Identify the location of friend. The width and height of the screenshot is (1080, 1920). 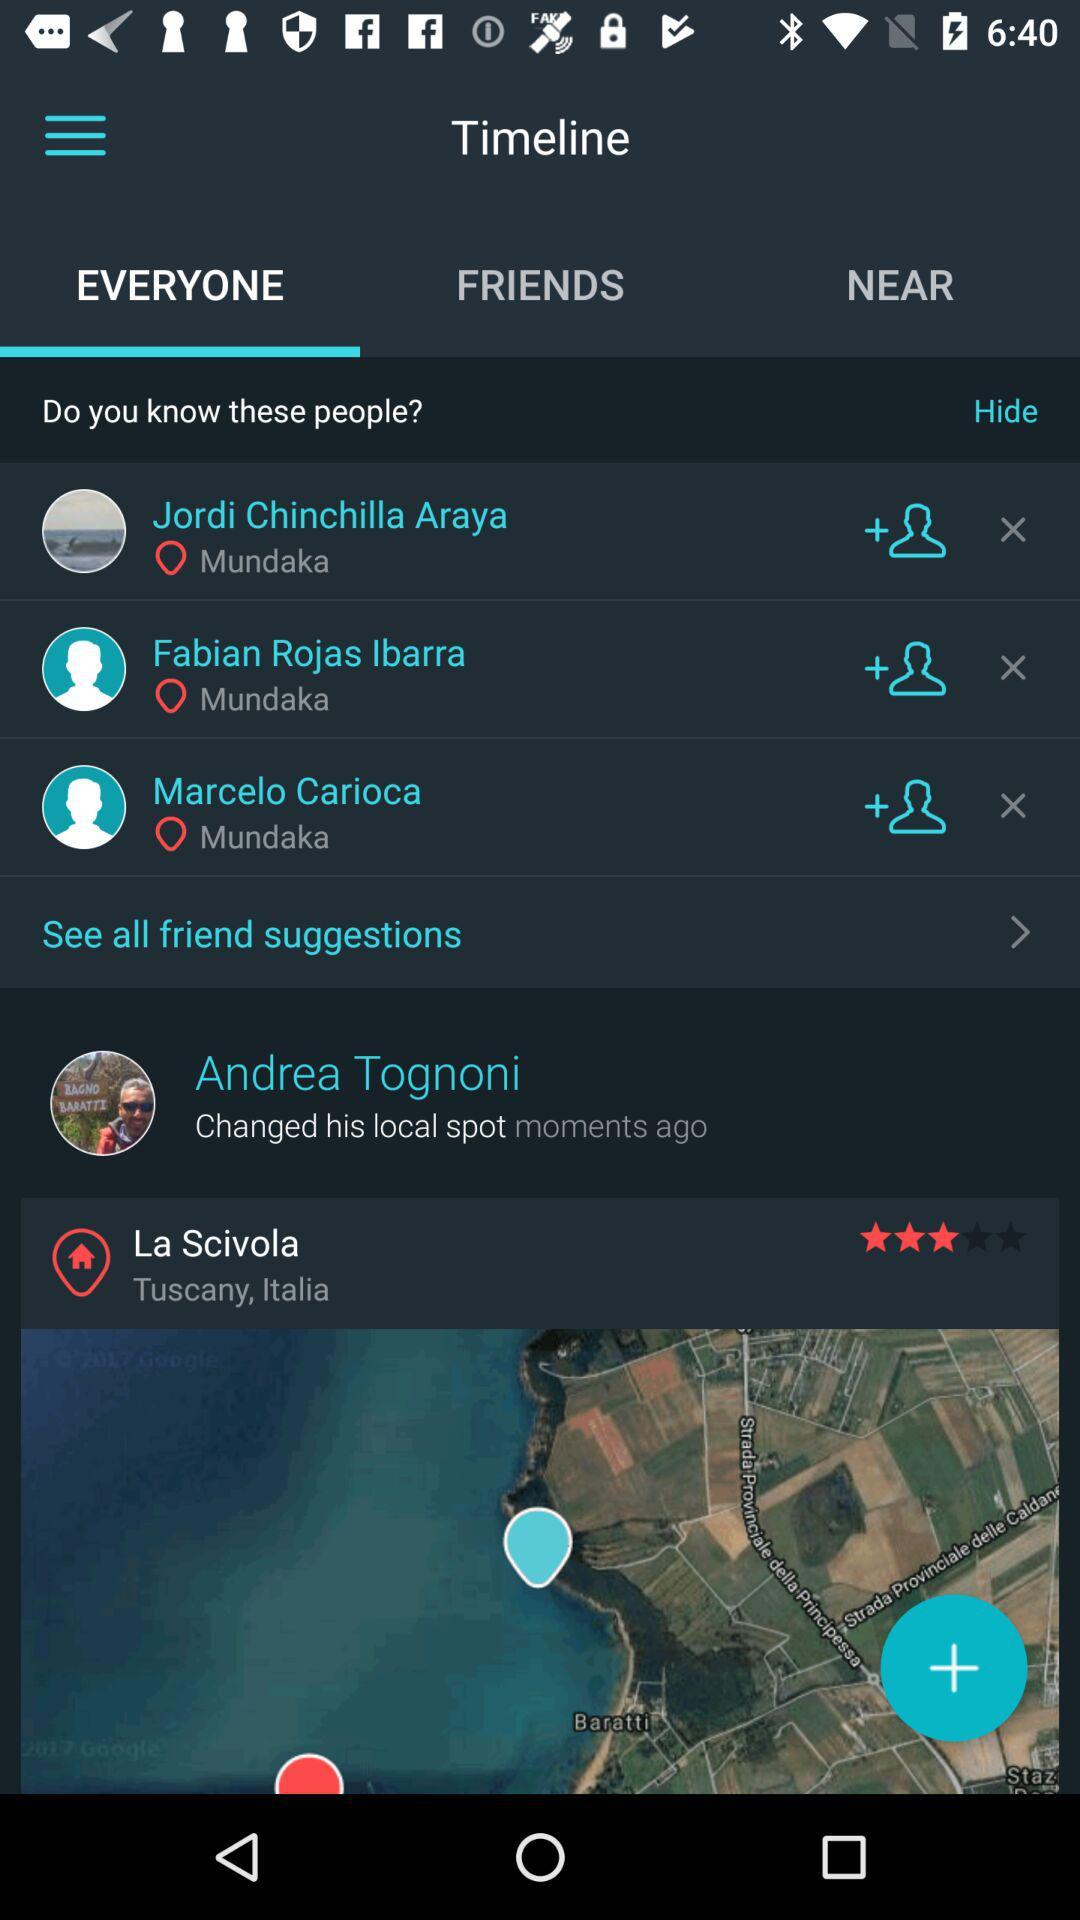
(905, 529).